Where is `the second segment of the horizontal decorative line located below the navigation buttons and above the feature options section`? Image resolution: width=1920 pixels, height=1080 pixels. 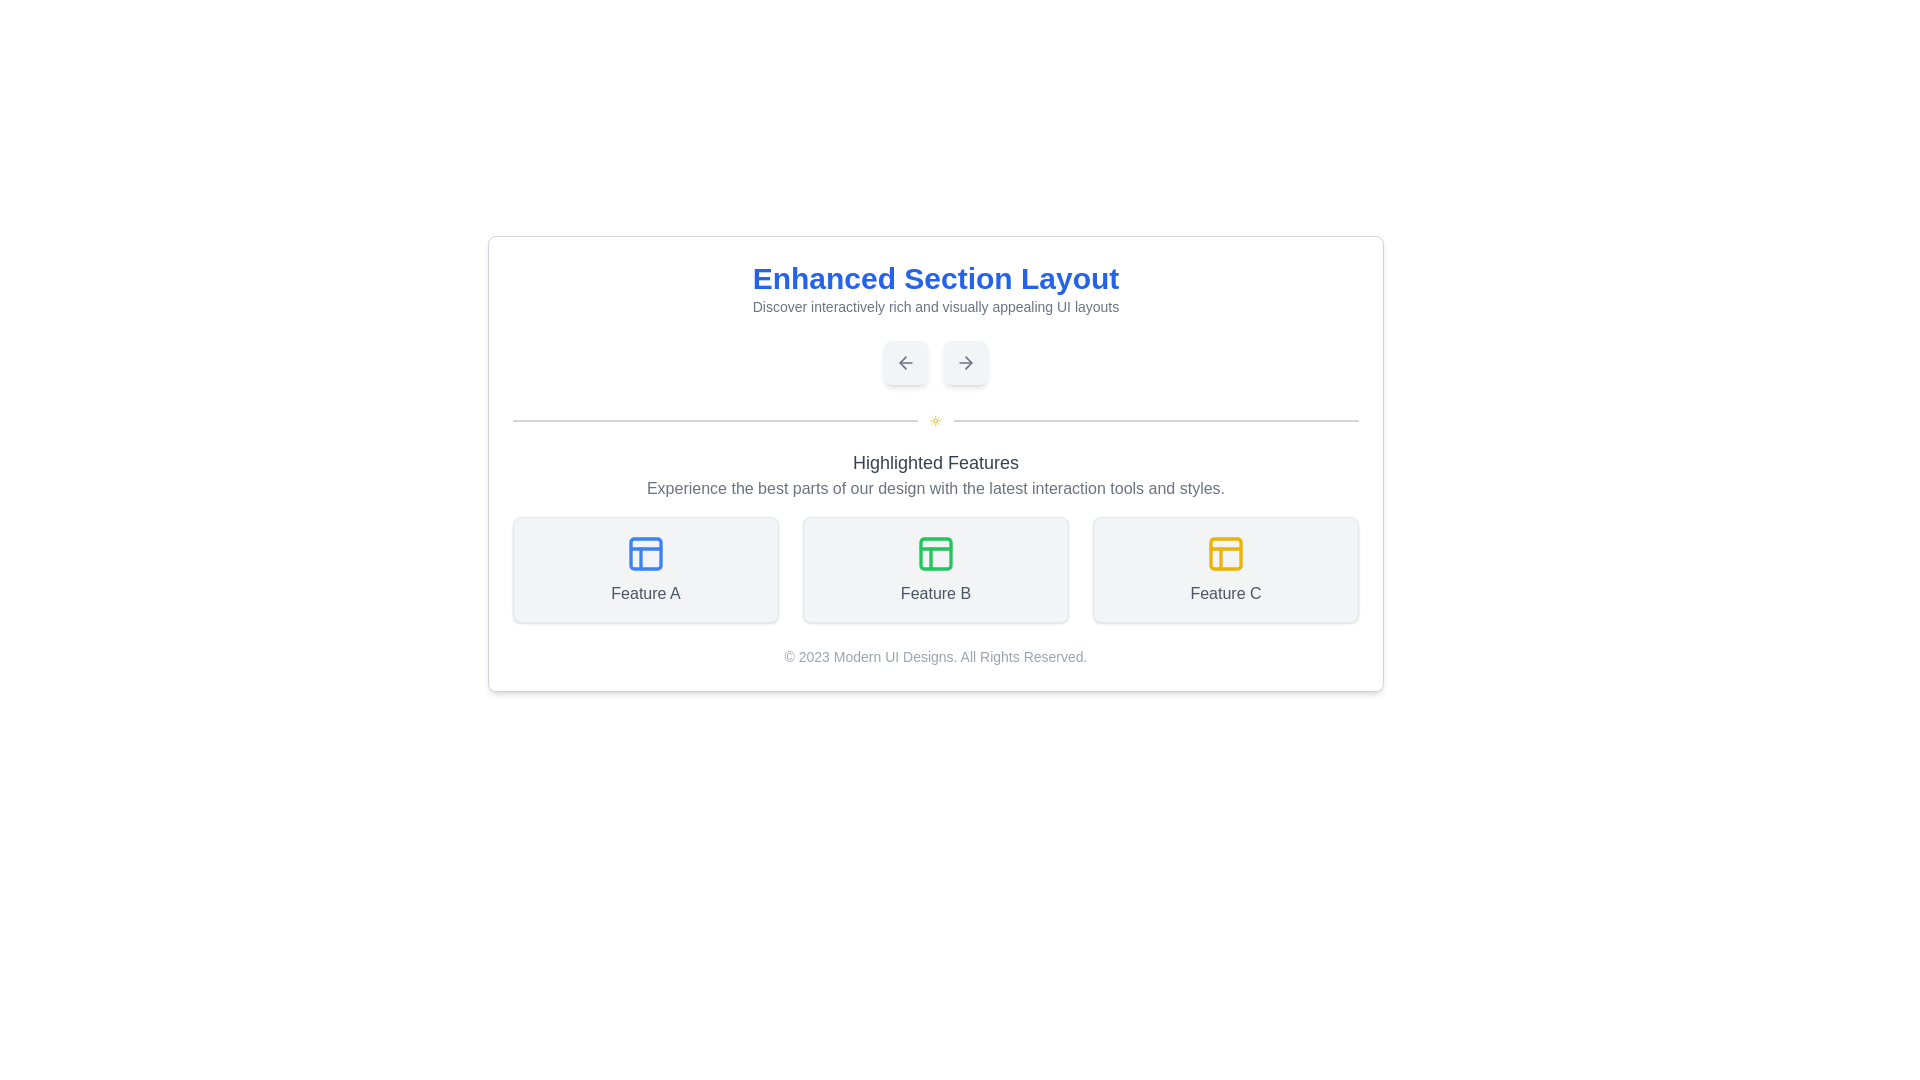 the second segment of the horizontal decorative line located below the navigation buttons and above the feature options section is located at coordinates (1156, 419).